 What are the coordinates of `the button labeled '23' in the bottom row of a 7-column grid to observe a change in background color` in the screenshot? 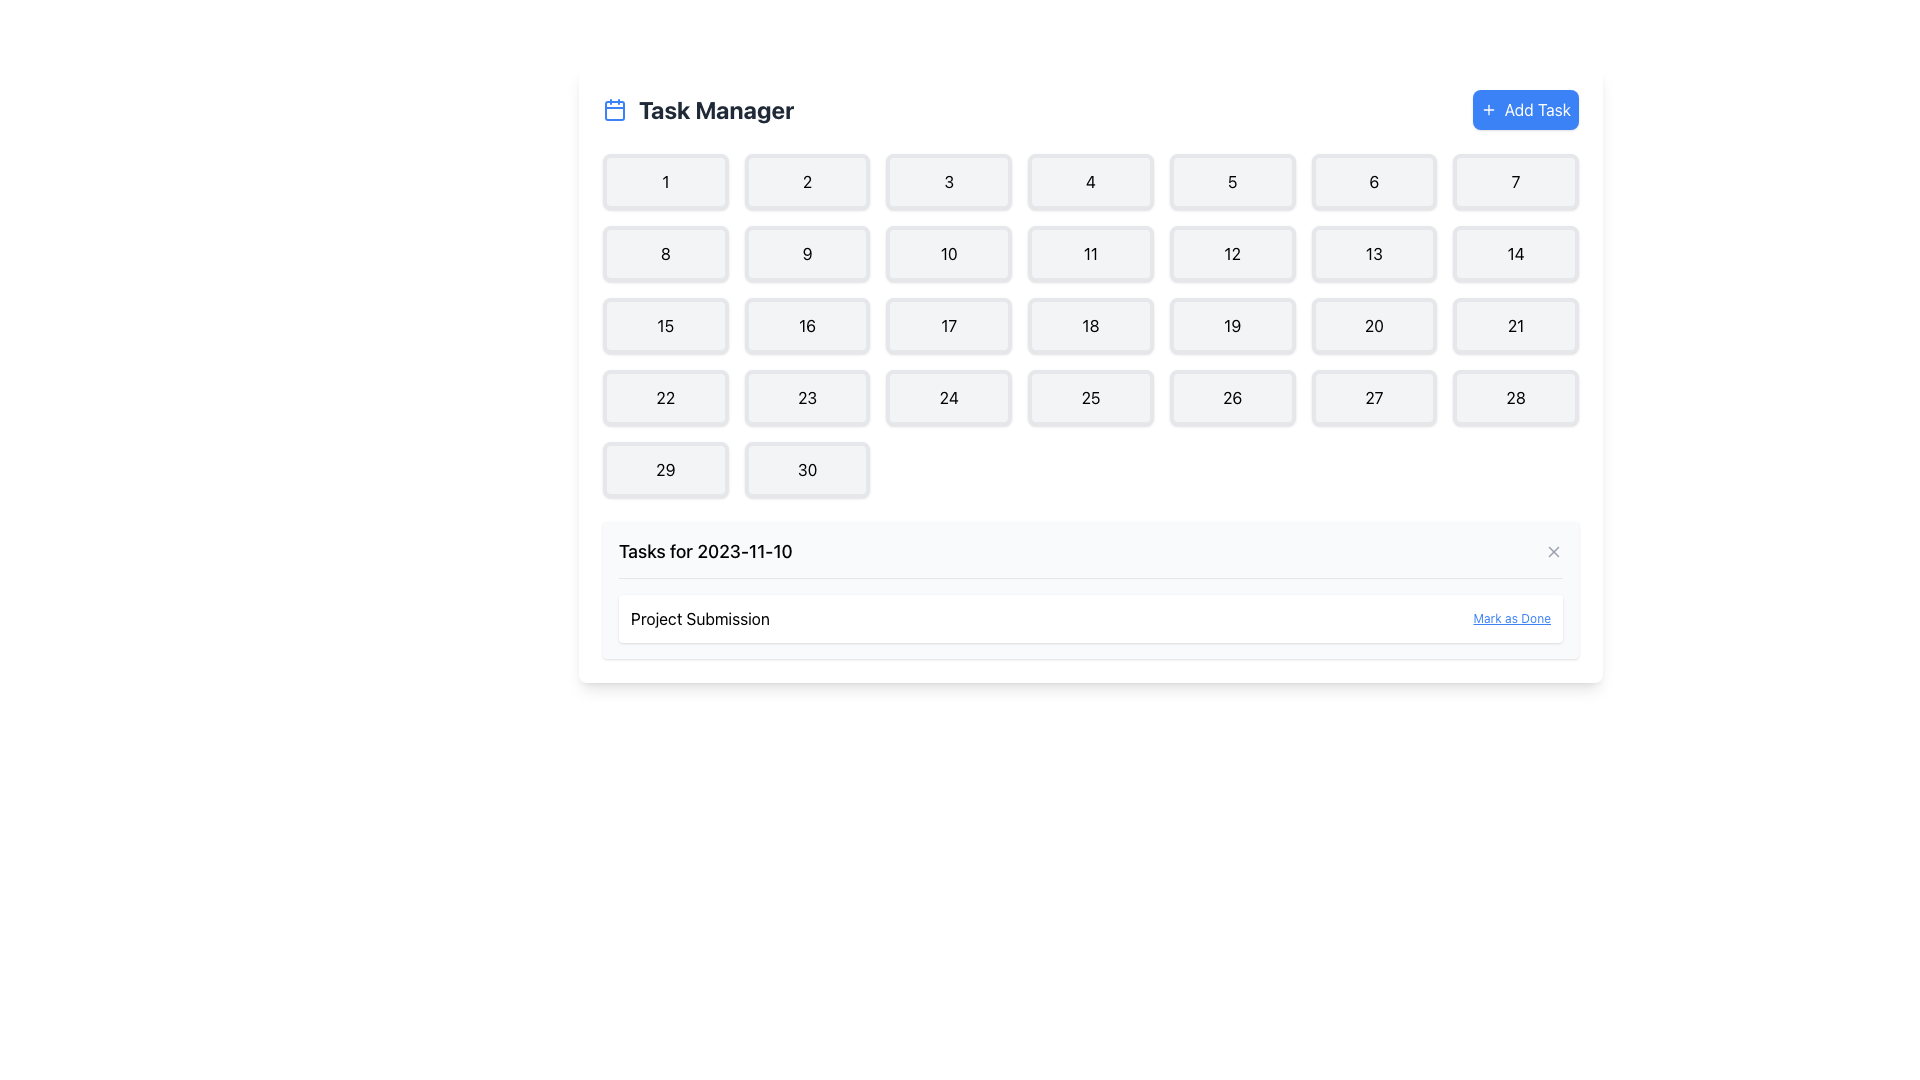 It's located at (807, 397).